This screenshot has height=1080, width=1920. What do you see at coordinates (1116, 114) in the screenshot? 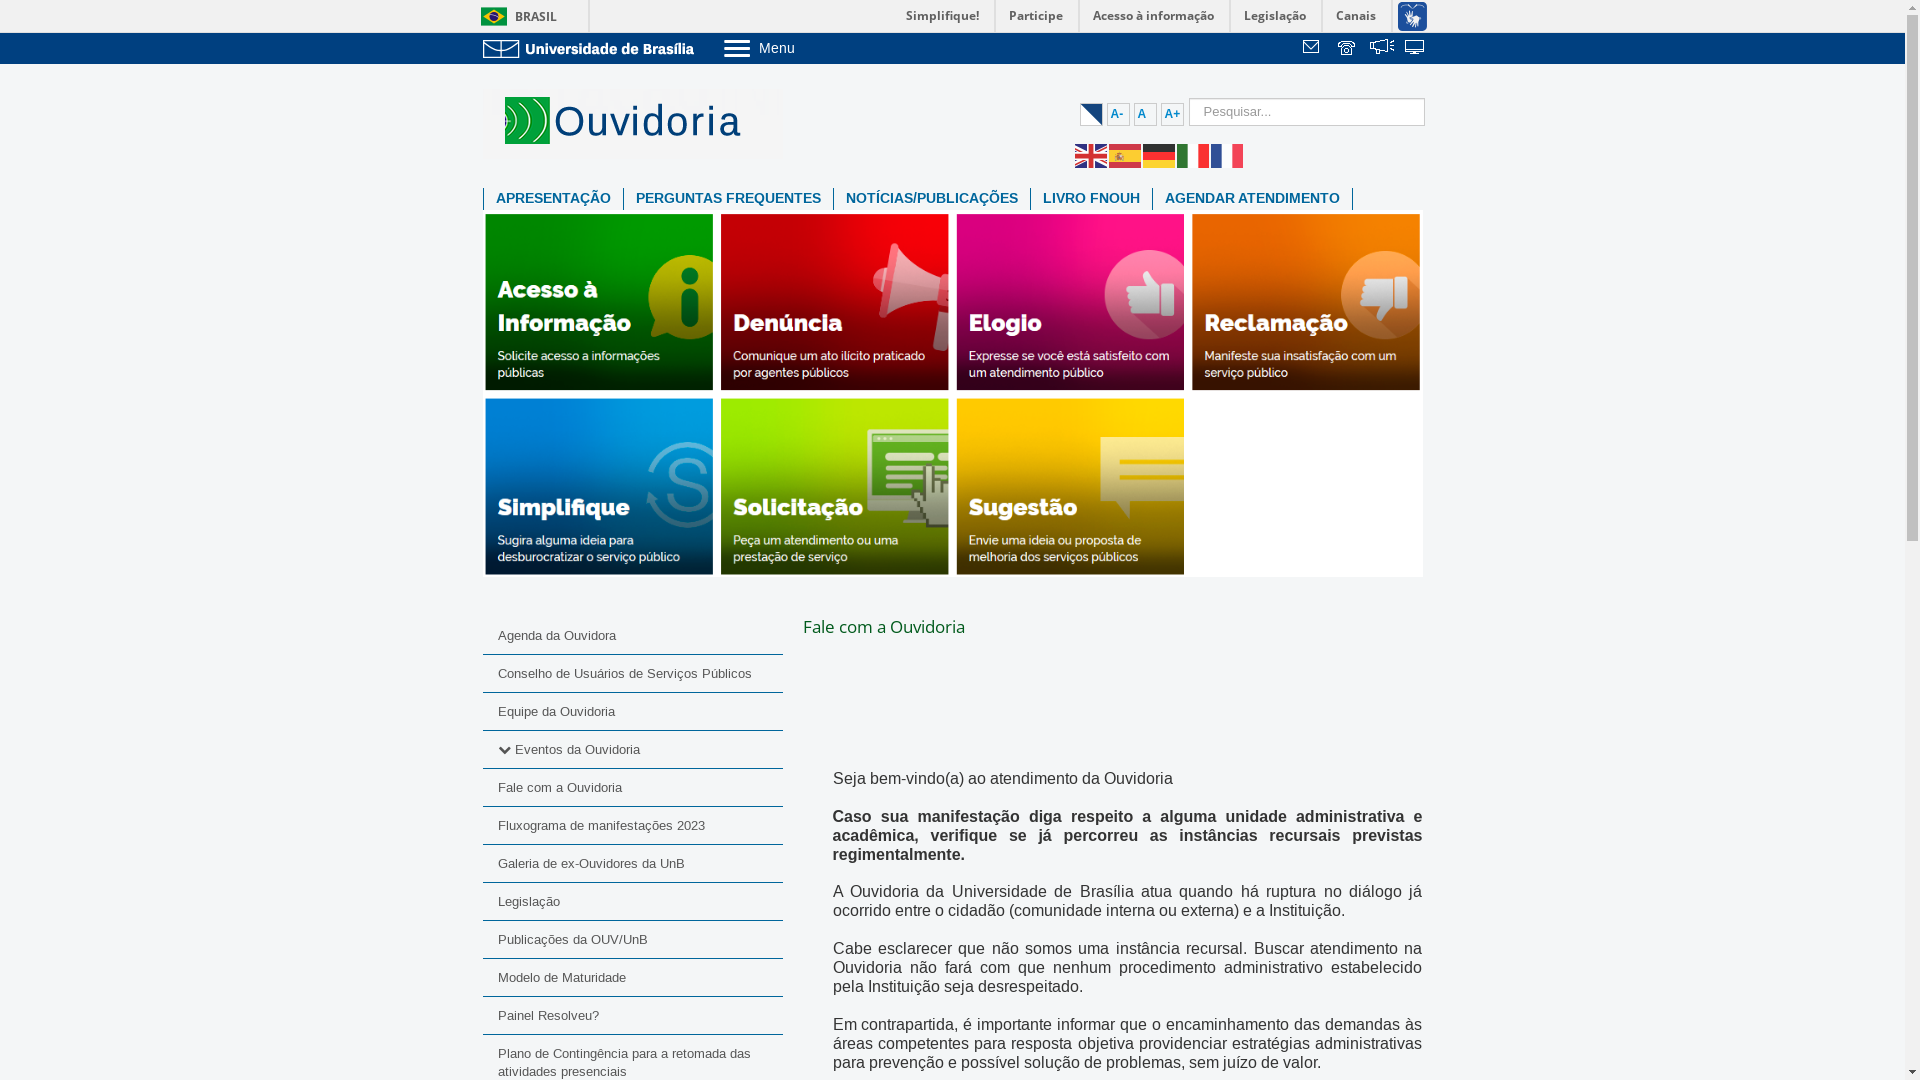
I see `'A-'` at bounding box center [1116, 114].